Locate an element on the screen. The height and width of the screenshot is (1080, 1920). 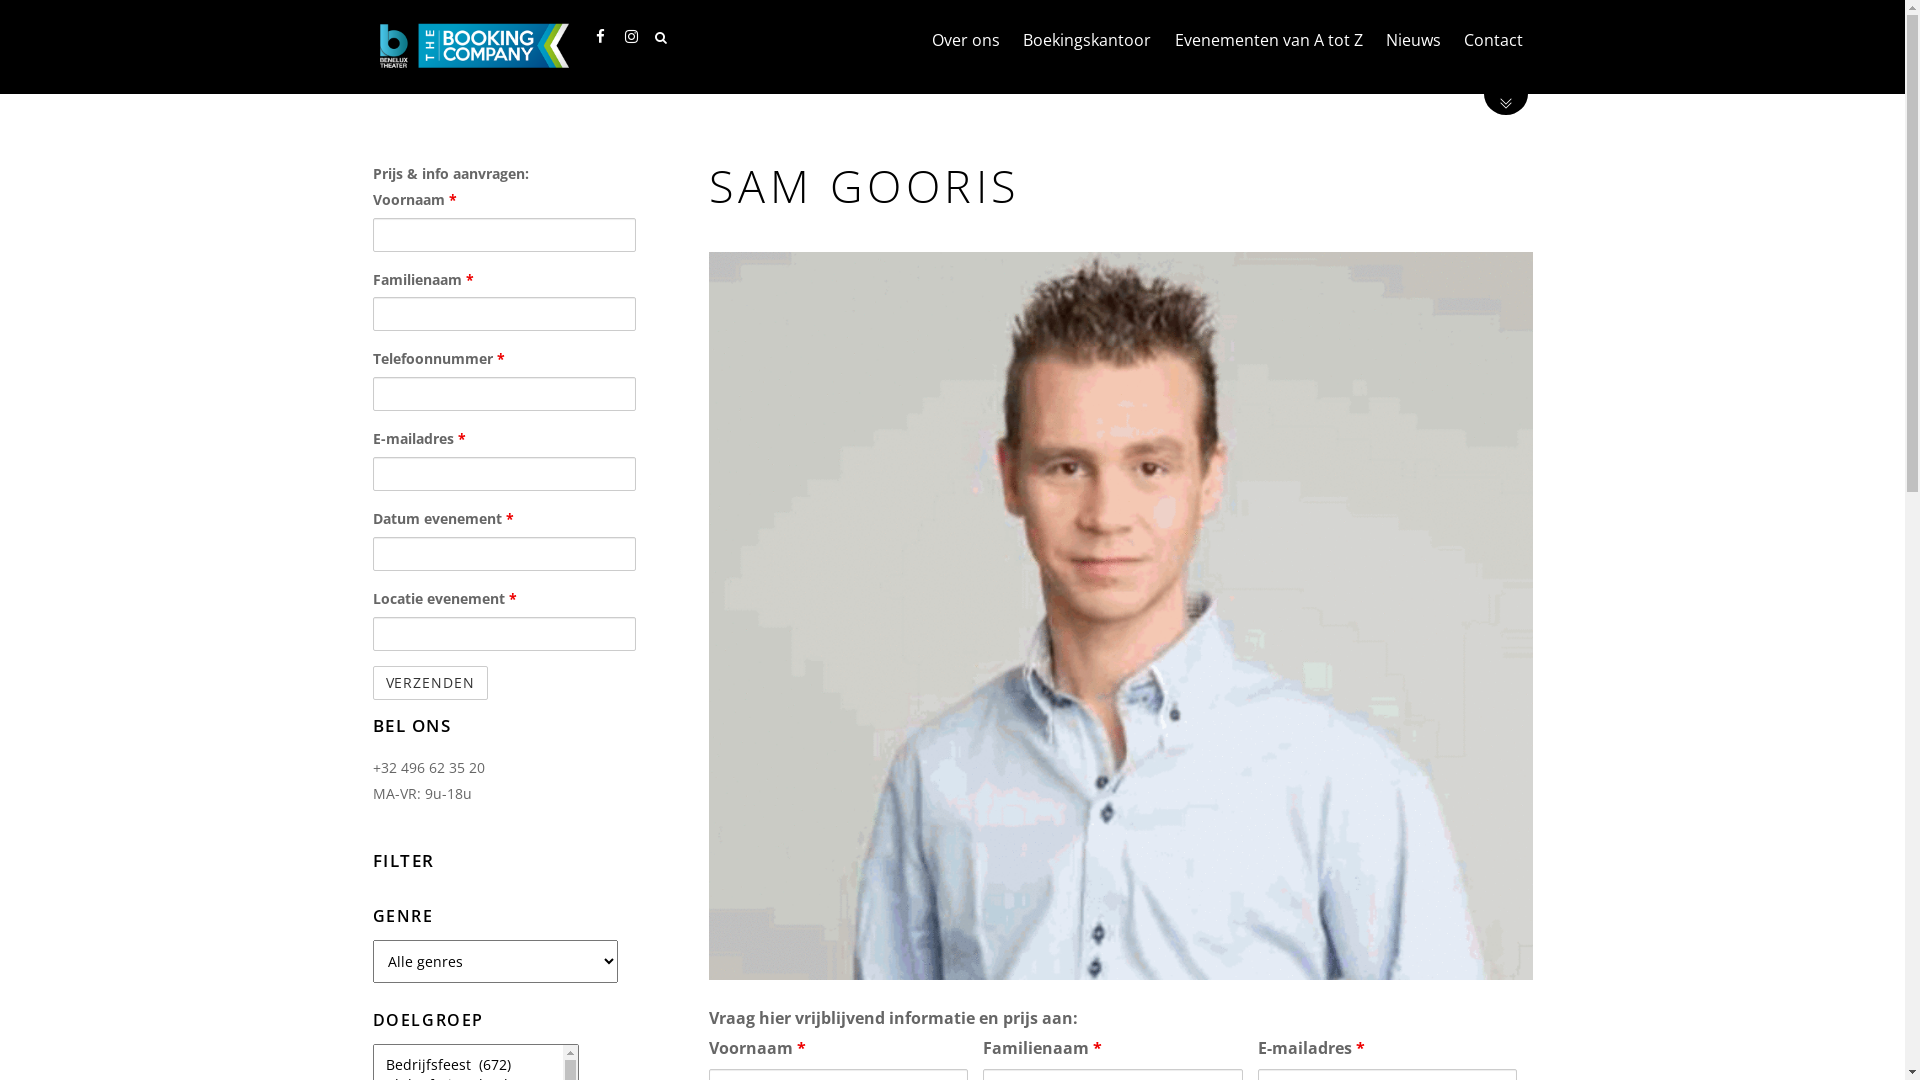
'Instagram' is located at coordinates (628, 34).